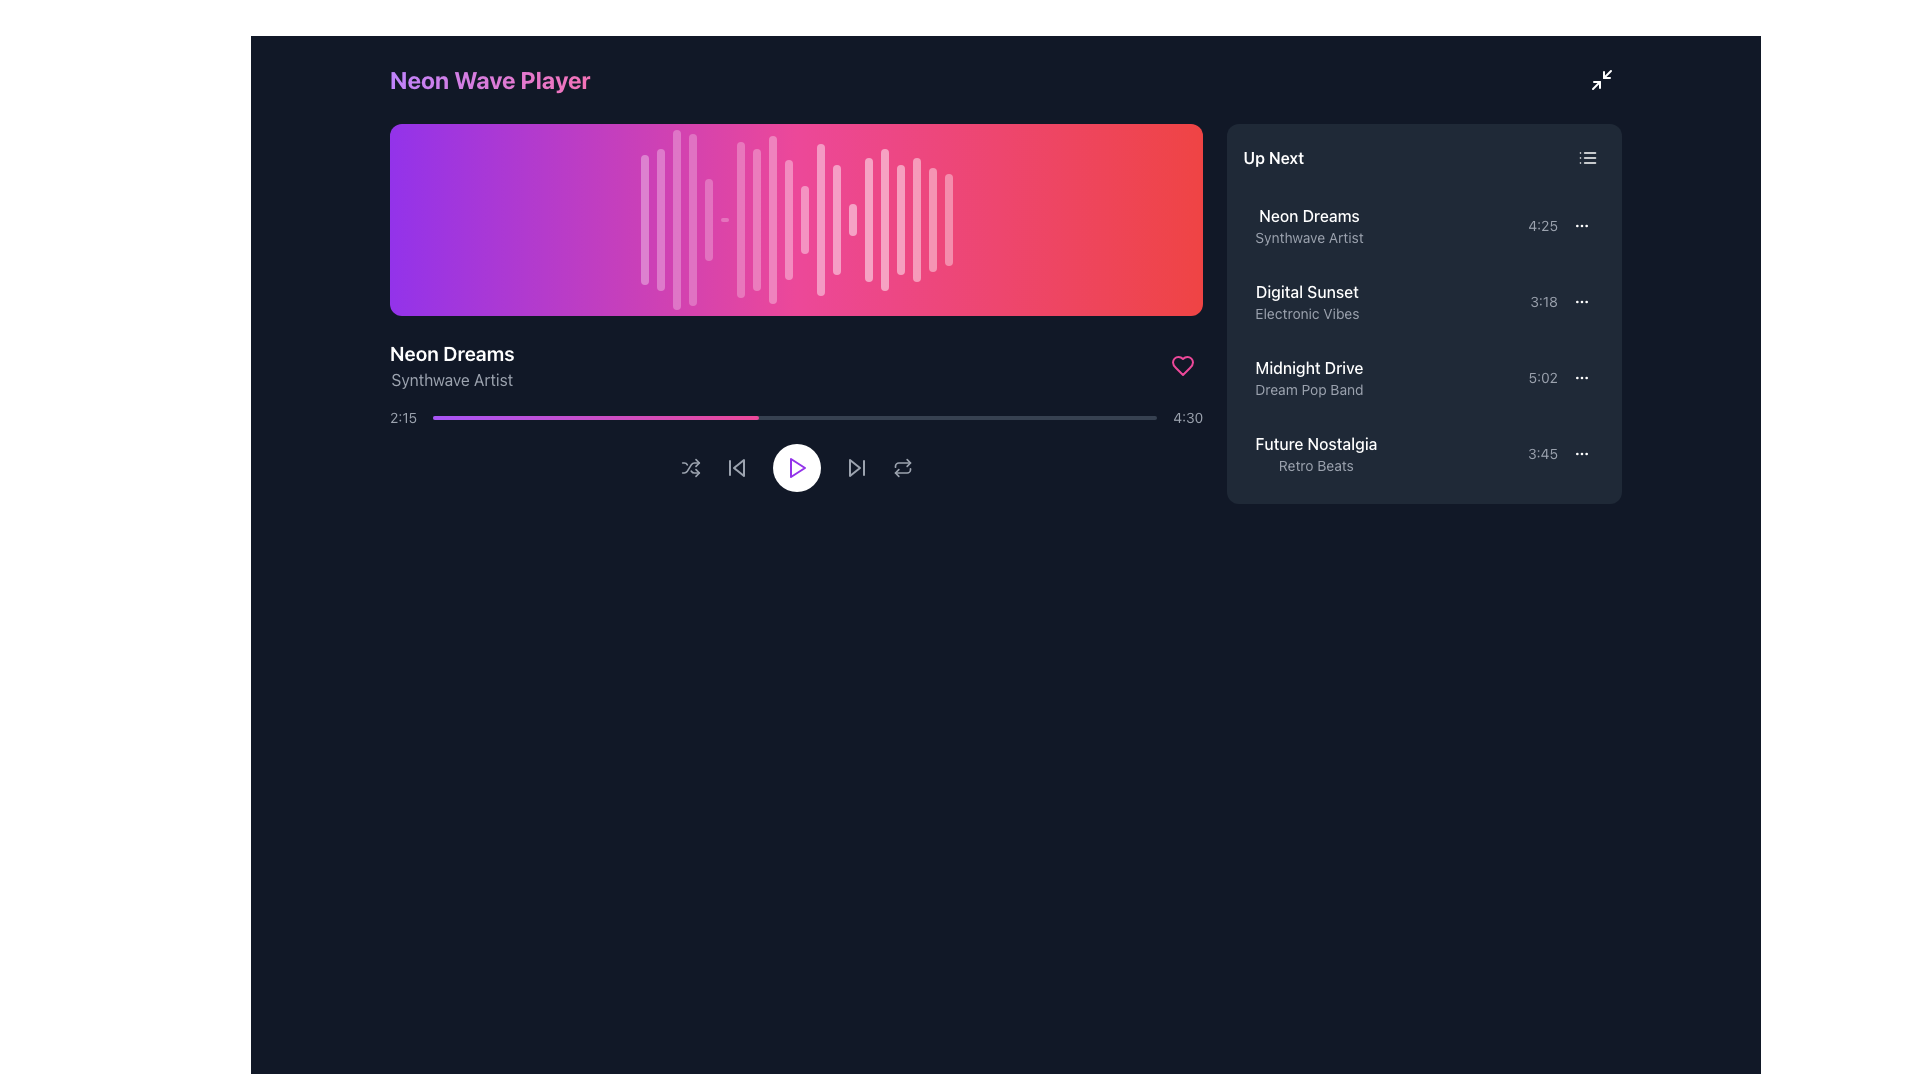  Describe the element at coordinates (931, 219) in the screenshot. I see `the visual waveform bar, which is the nineteenth bar in a sequence of similar bars, appearing as a thin vertical bar with a rounded shape and a pulse-like animation` at that location.